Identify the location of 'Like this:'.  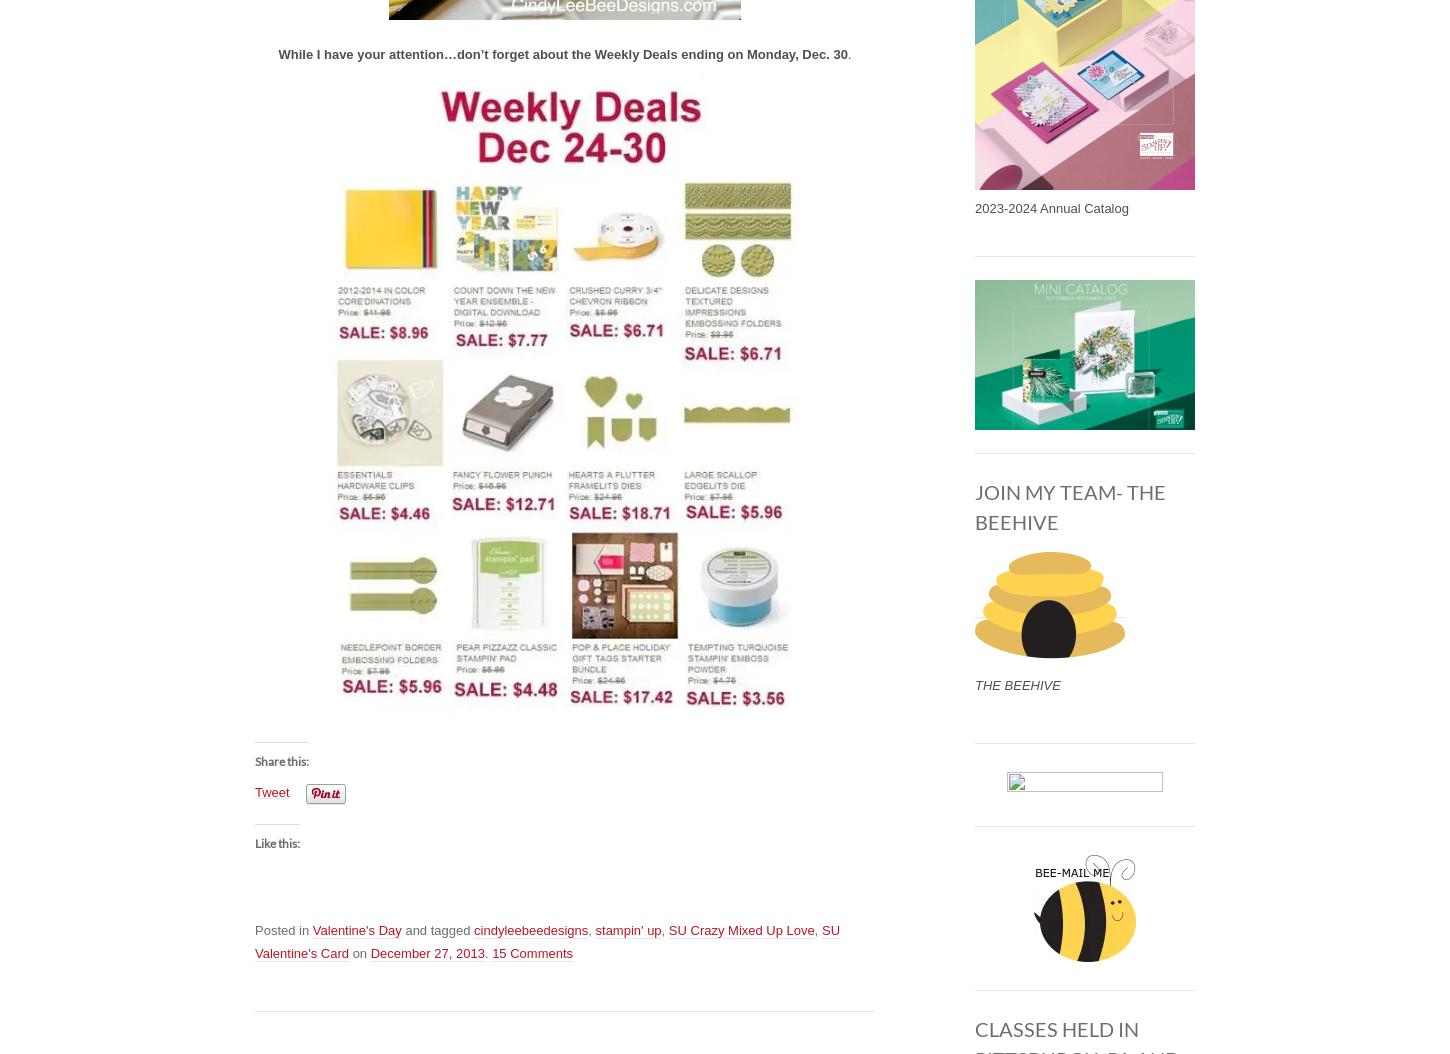
(277, 842).